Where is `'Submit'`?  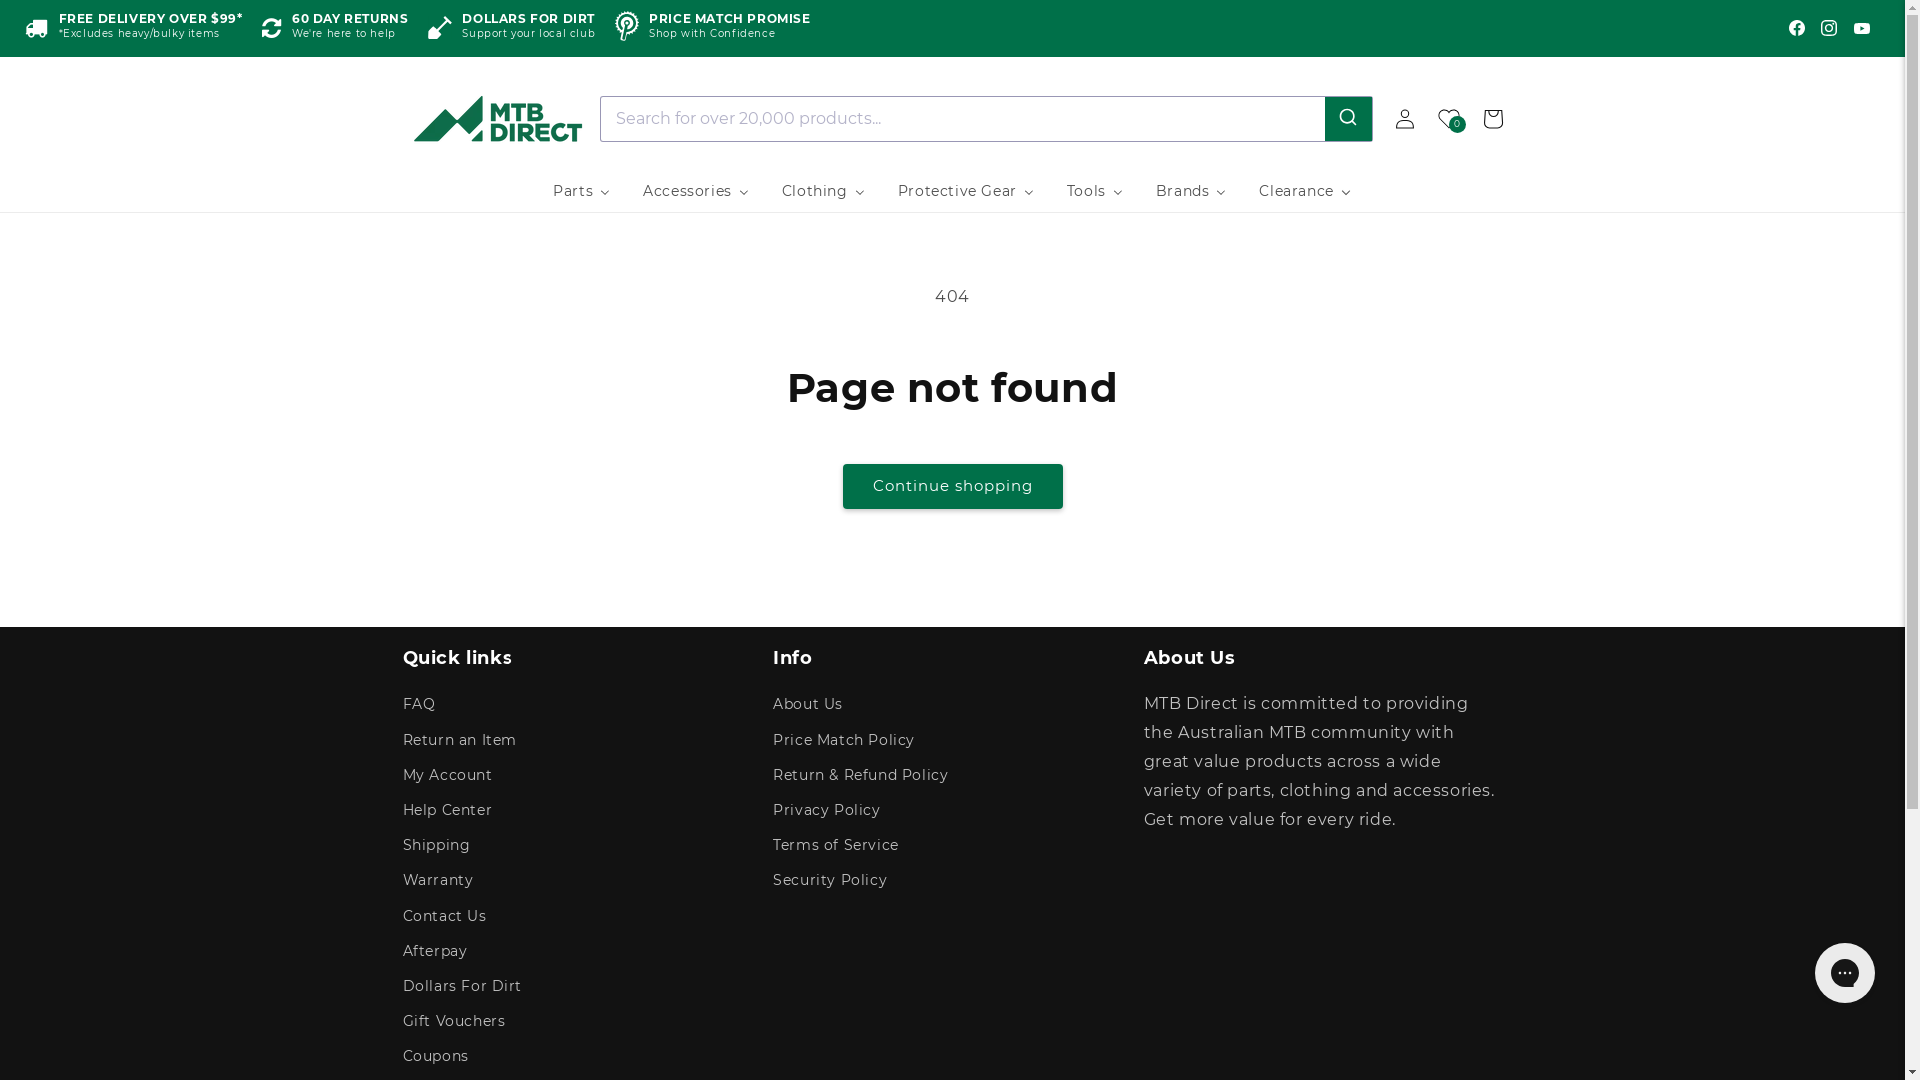
'Submit' is located at coordinates (1347, 118).